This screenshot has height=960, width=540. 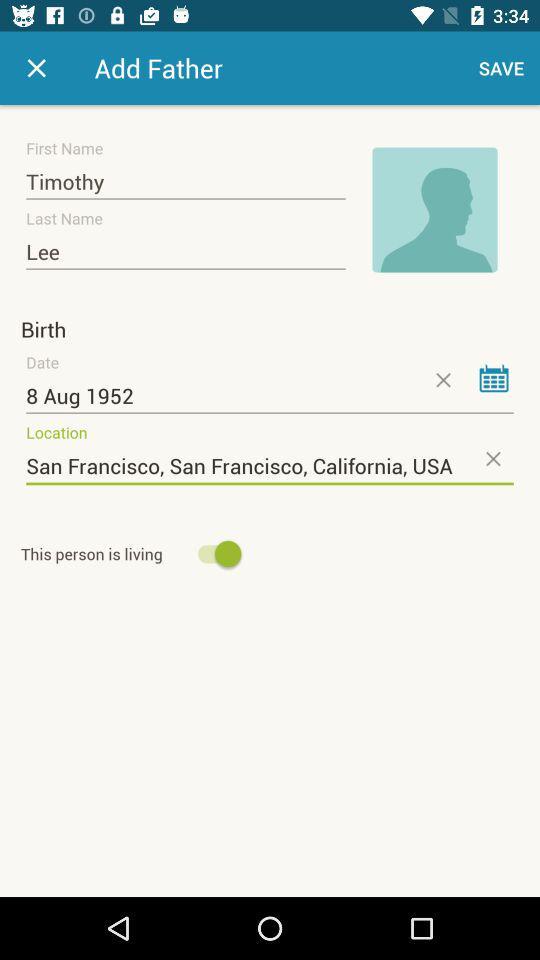 I want to click on deelte location info, so click(x=491, y=458).